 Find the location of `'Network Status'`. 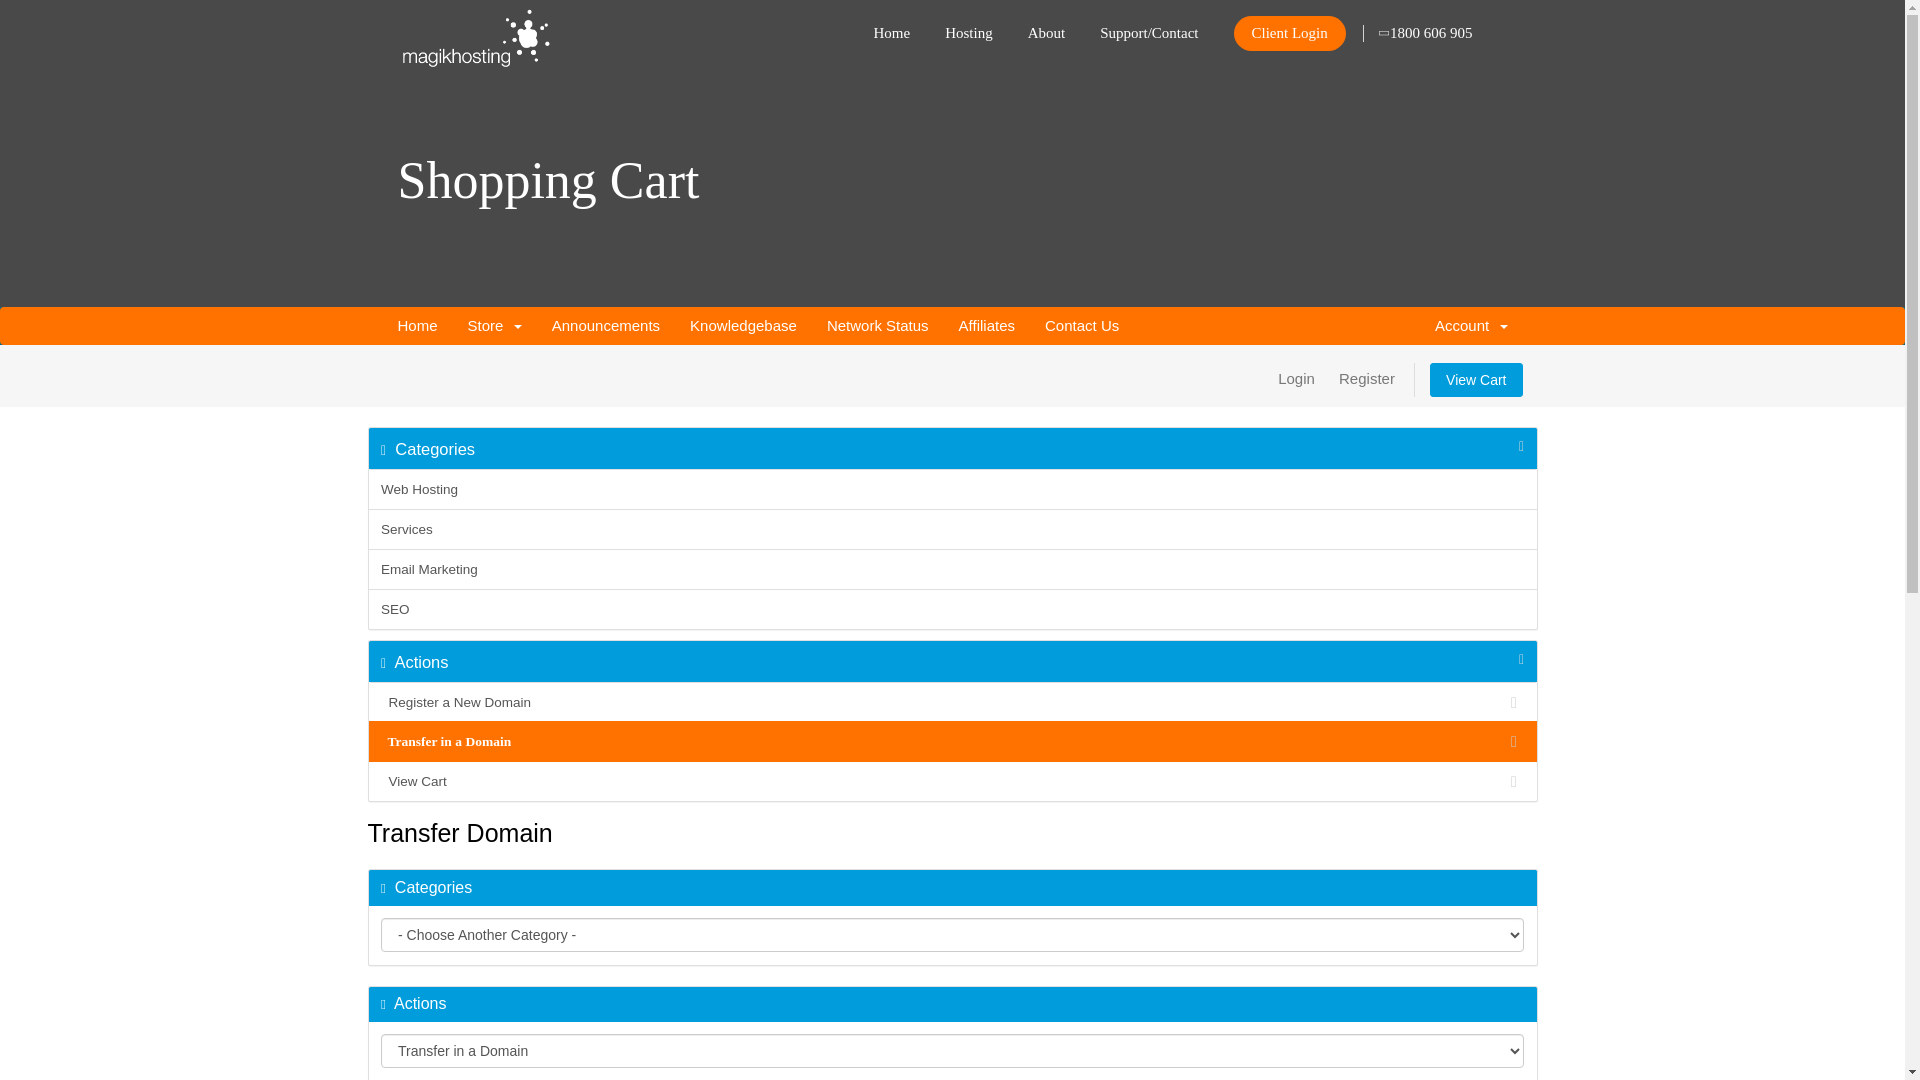

'Network Status' is located at coordinates (878, 325).